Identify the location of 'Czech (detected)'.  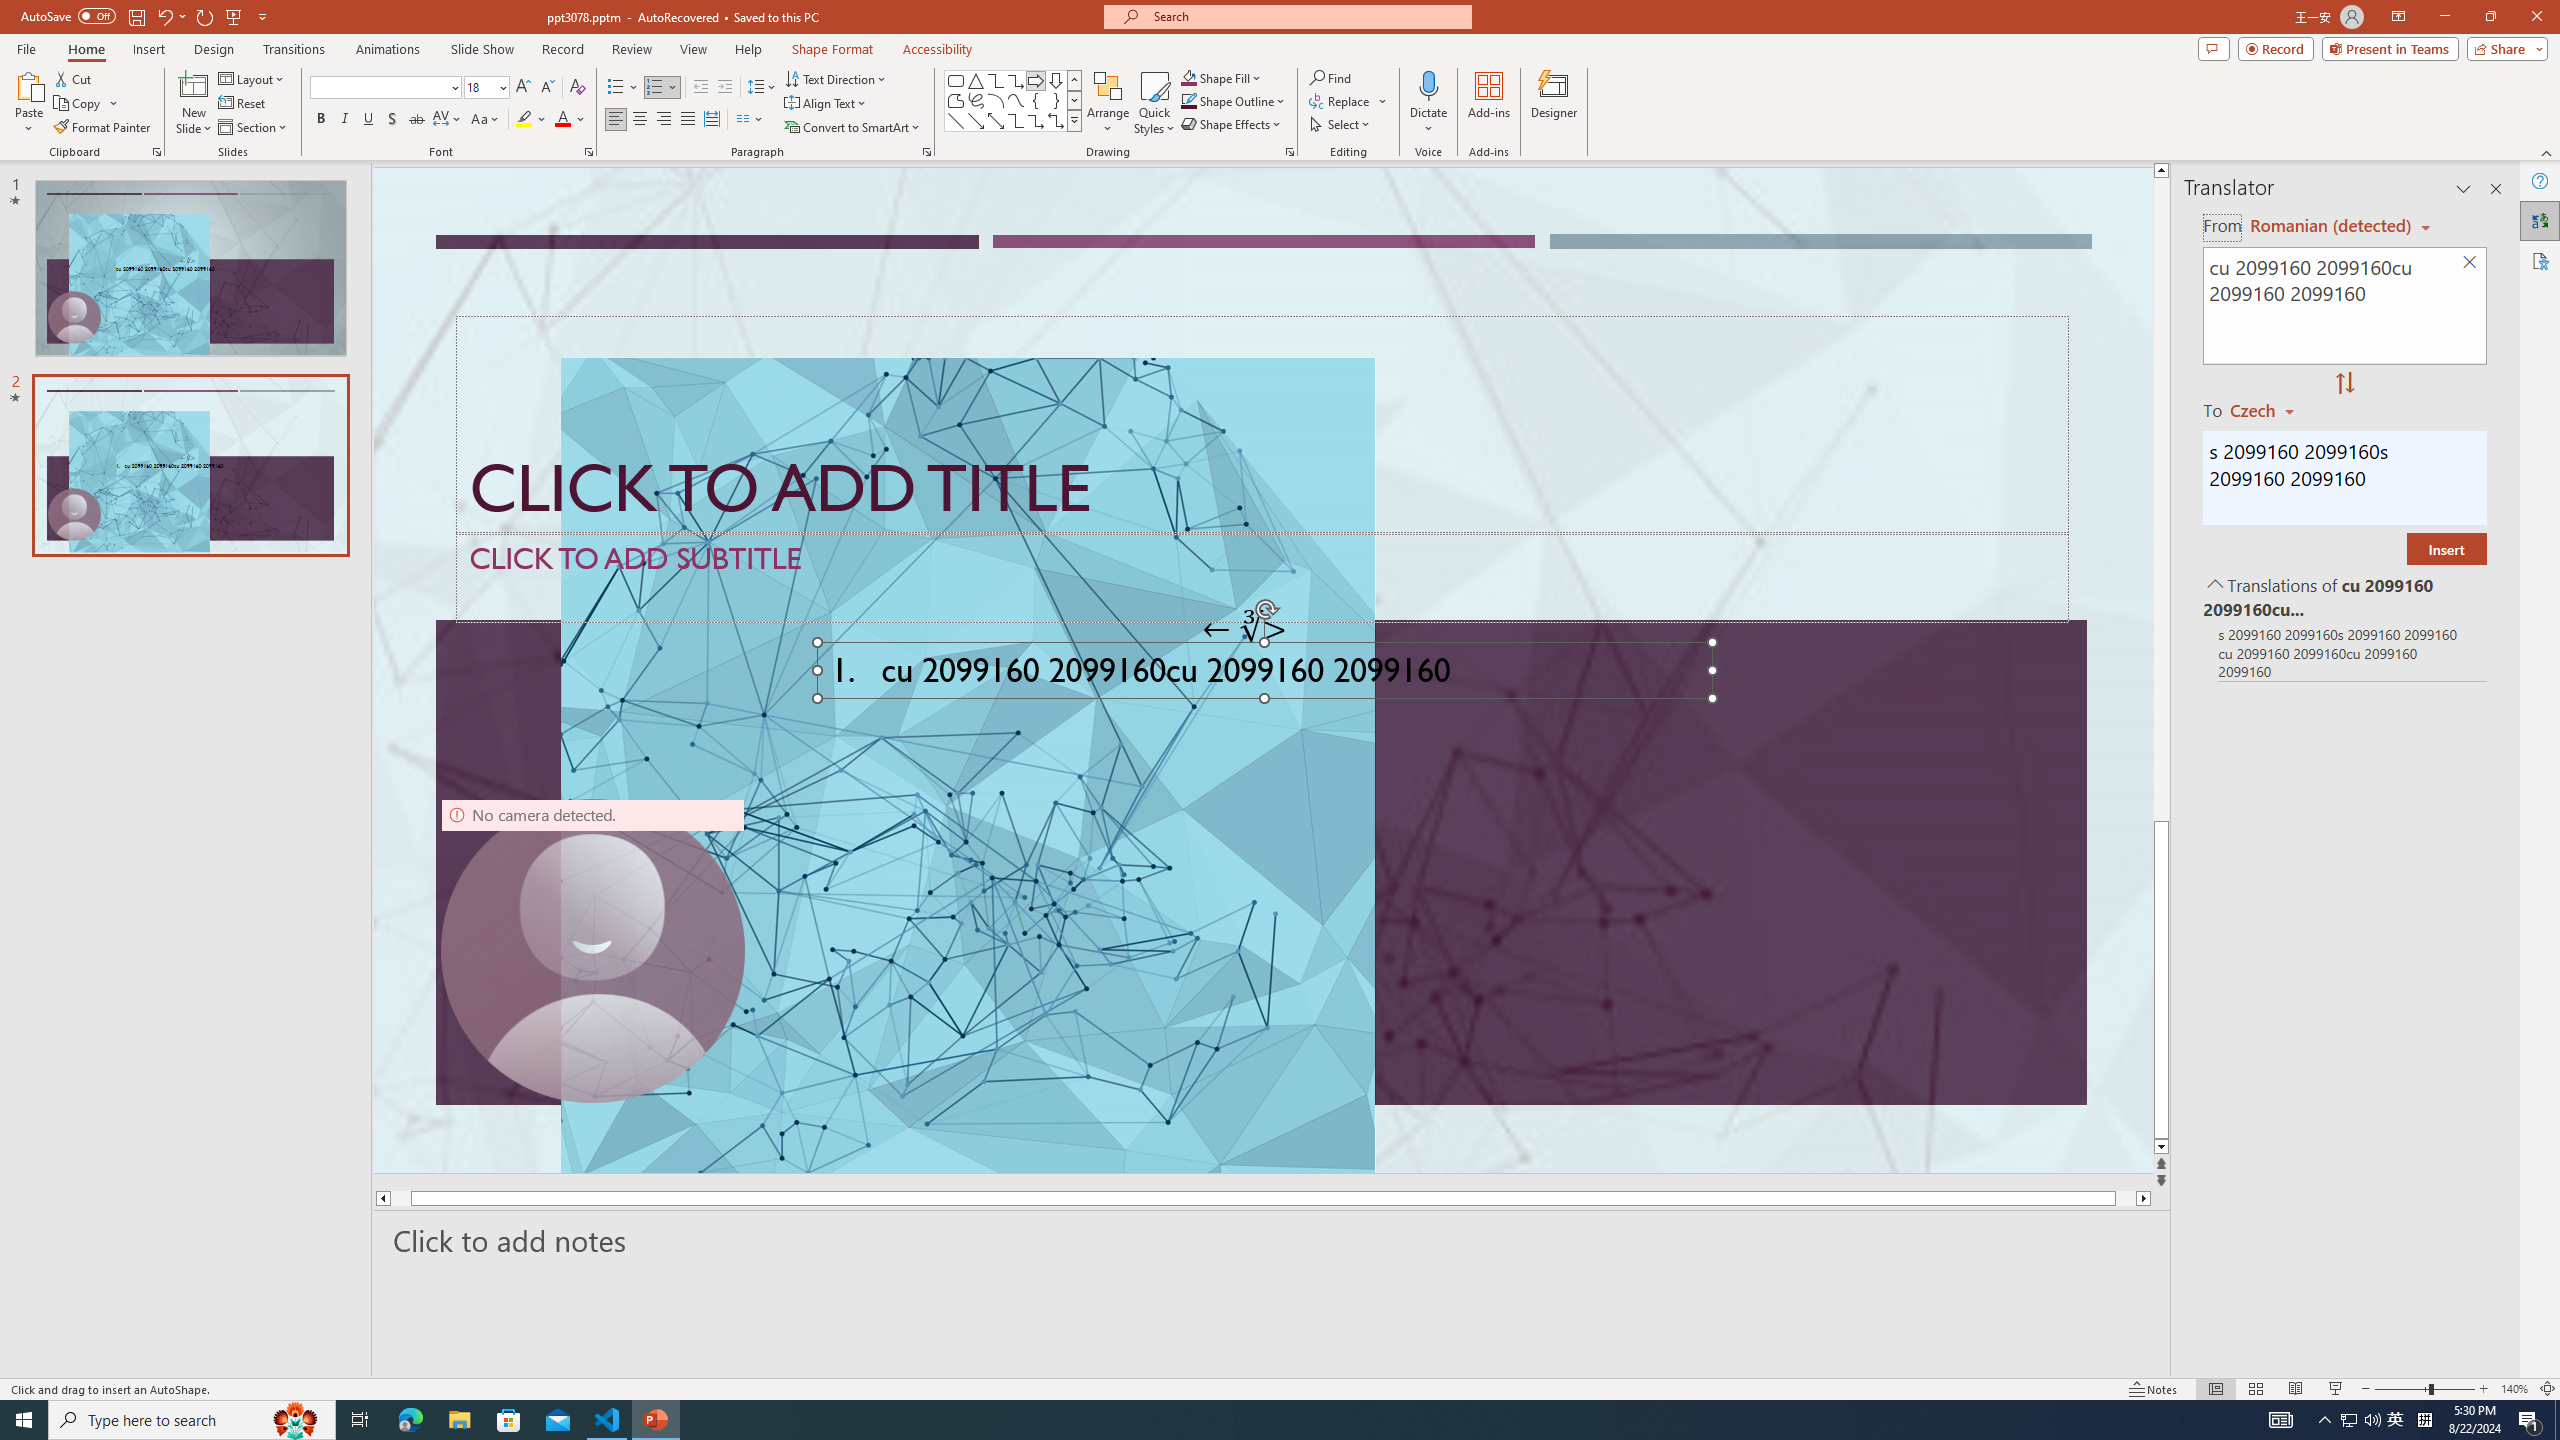
(2327, 225).